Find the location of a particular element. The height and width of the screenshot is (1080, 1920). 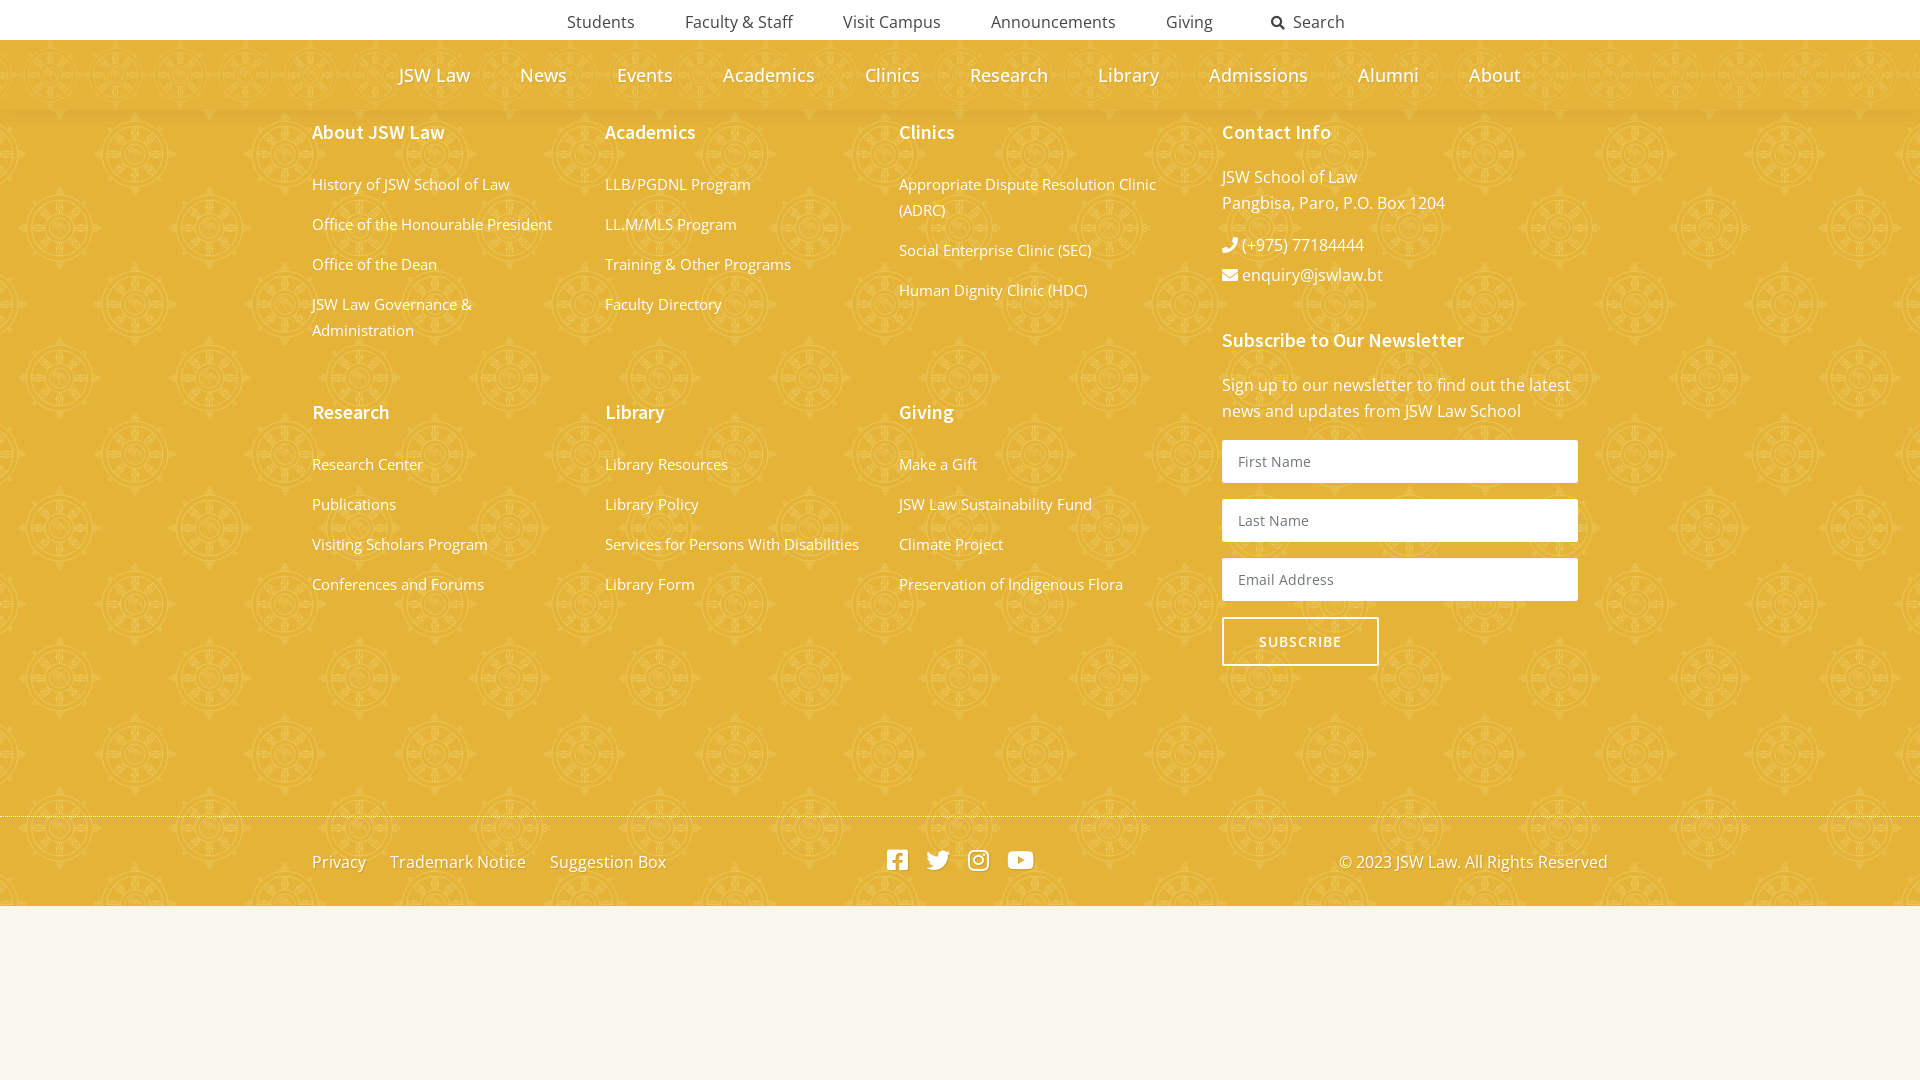

'JSW Law Sustainability Fund' is located at coordinates (897, 503).